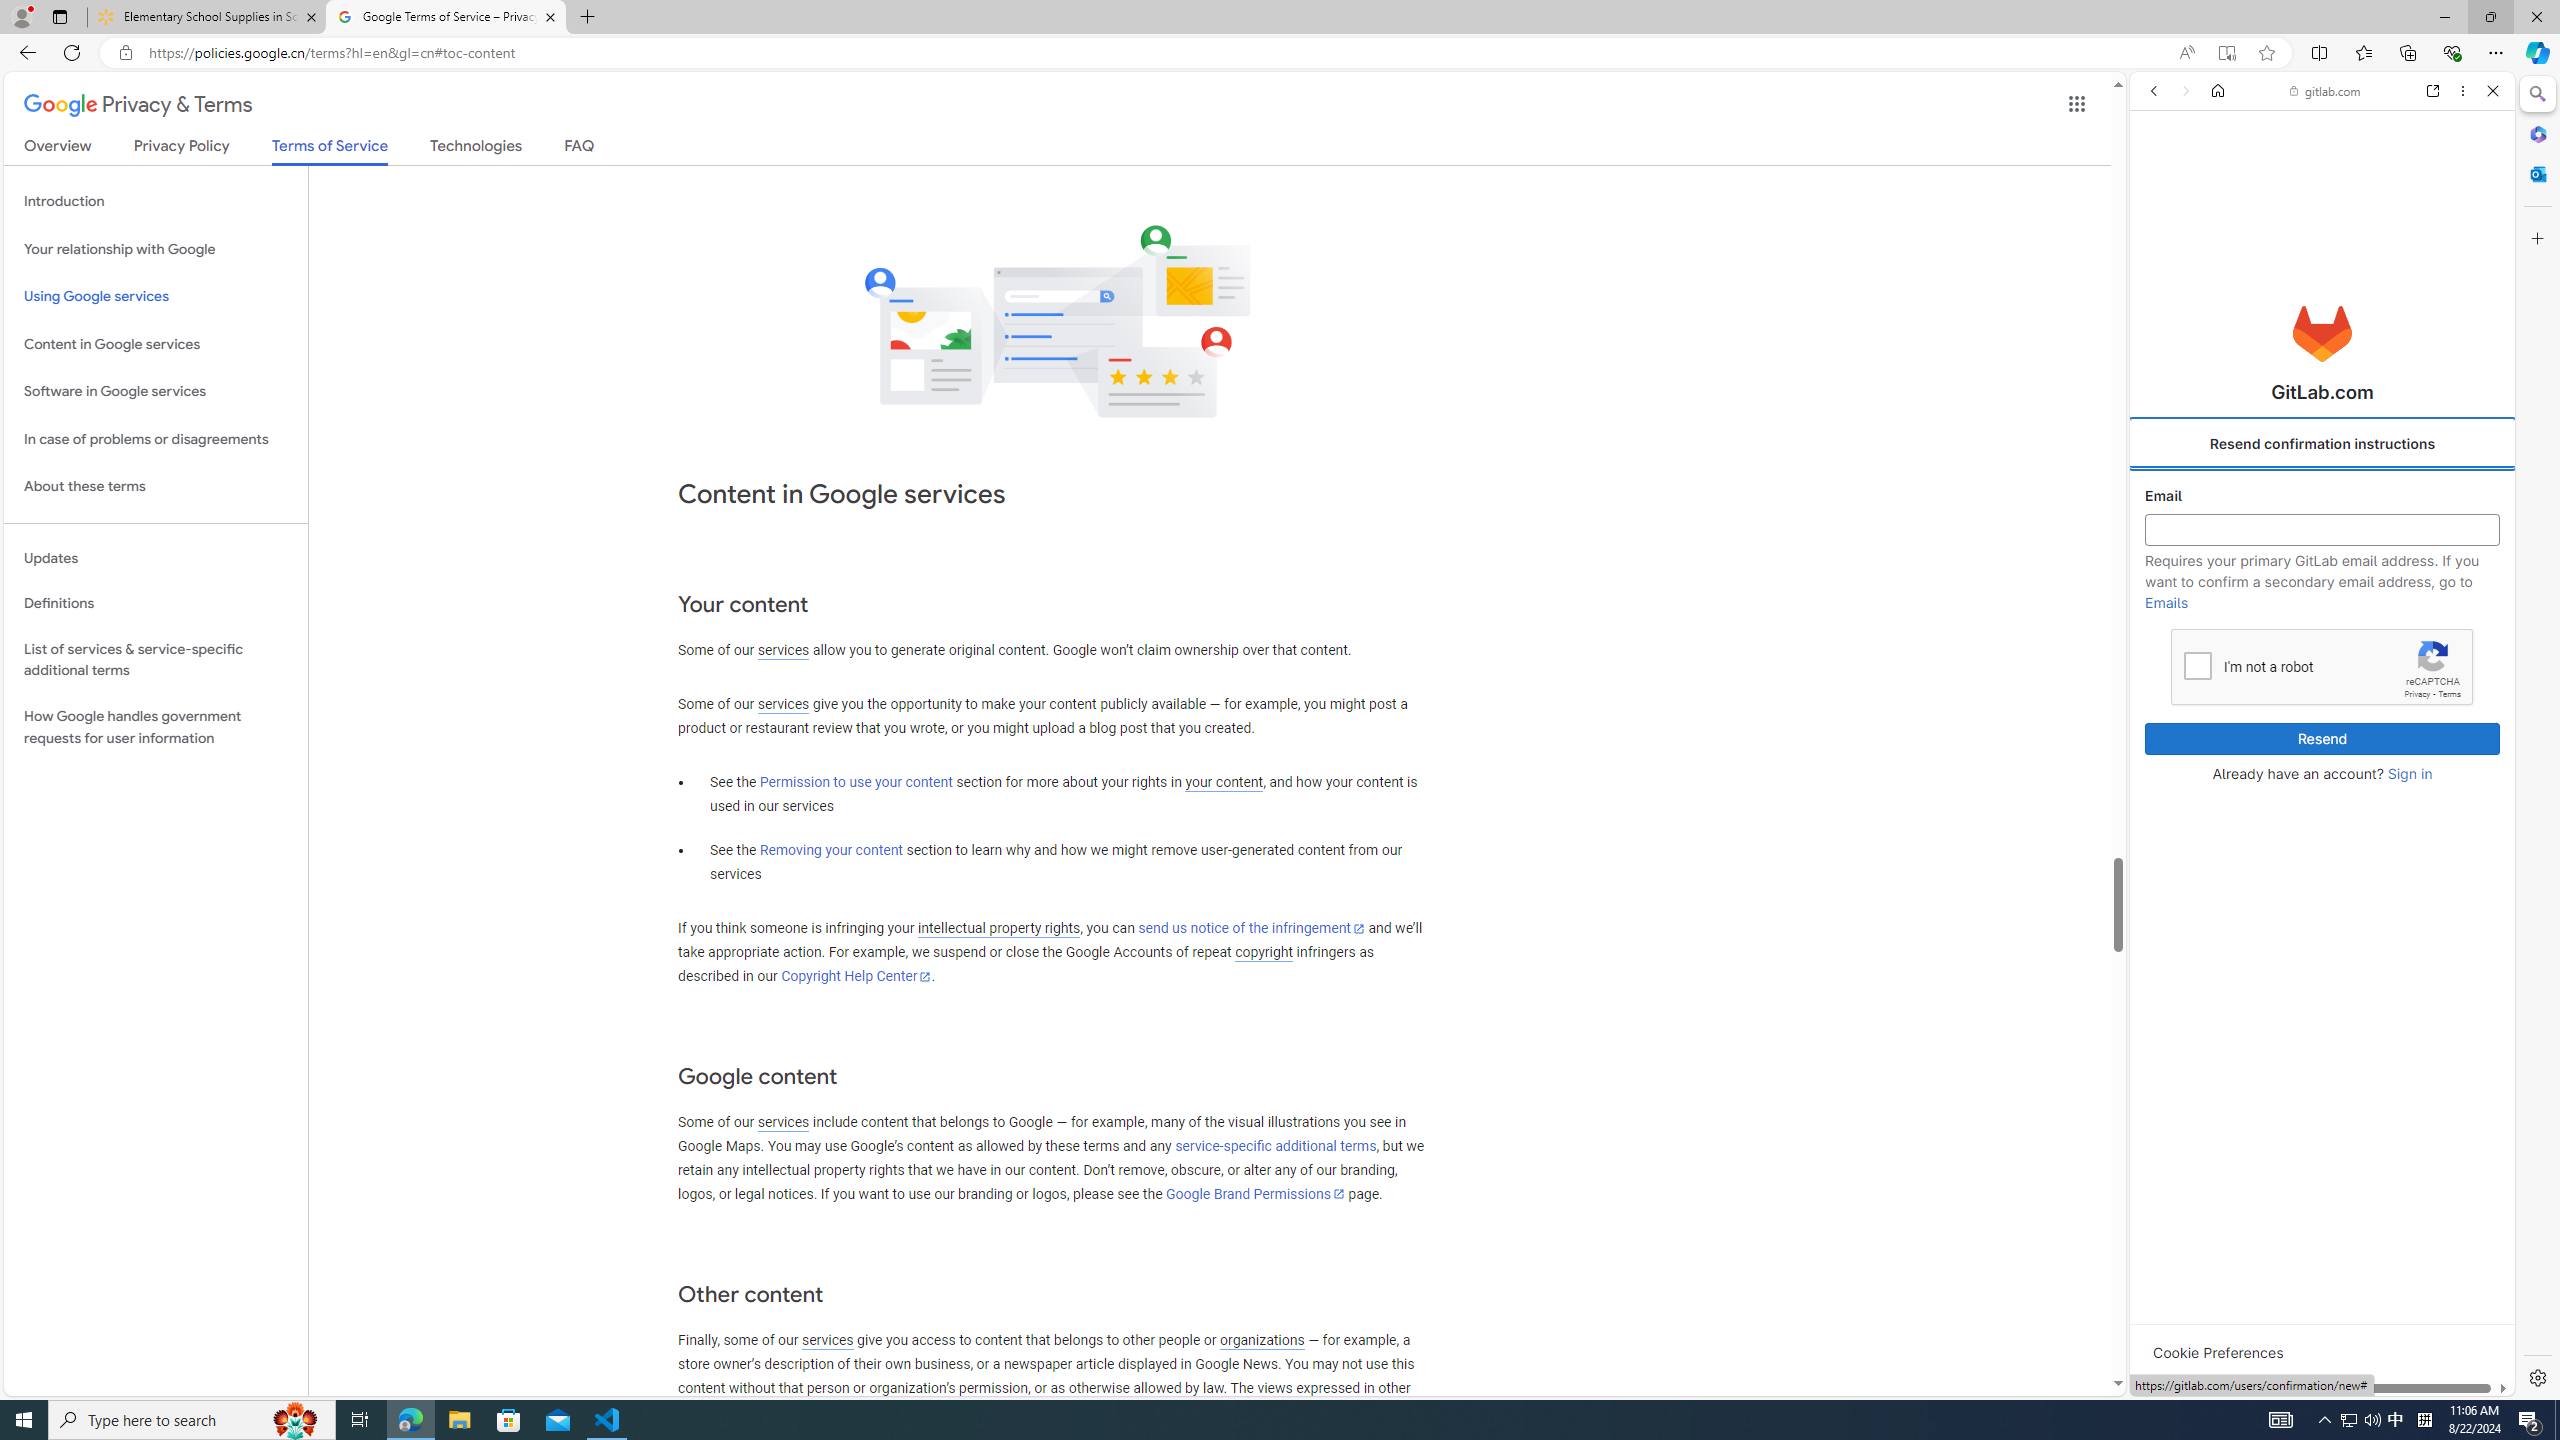 Image resolution: width=2560 pixels, height=1440 pixels. What do you see at coordinates (2320, 593) in the screenshot?
I see `'About GitLab'` at bounding box center [2320, 593].